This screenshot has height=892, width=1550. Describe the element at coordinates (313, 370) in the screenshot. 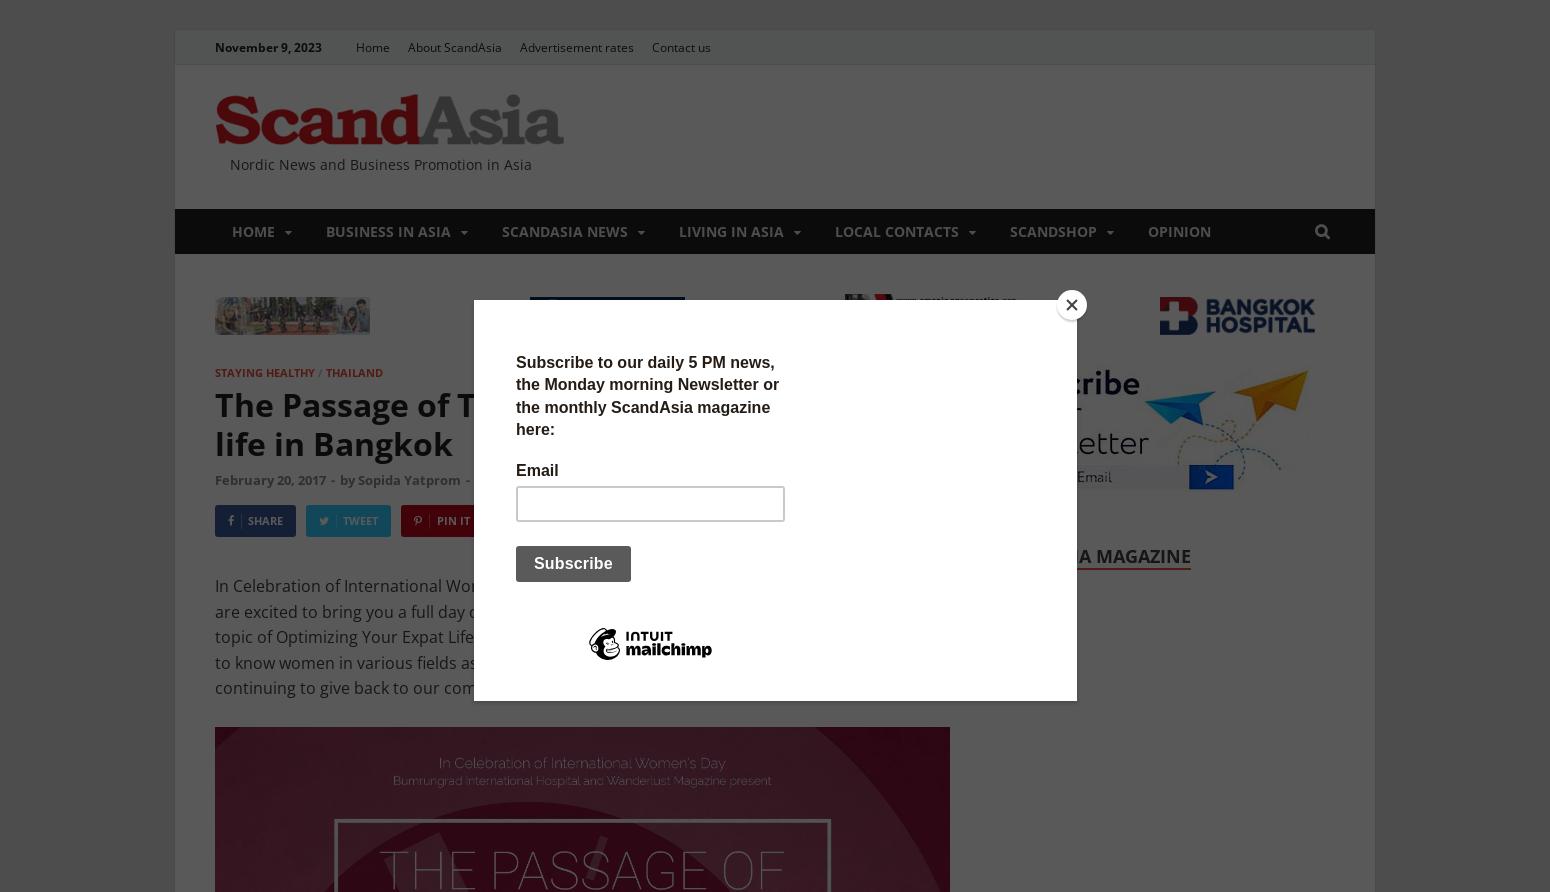

I see `'/'` at that location.